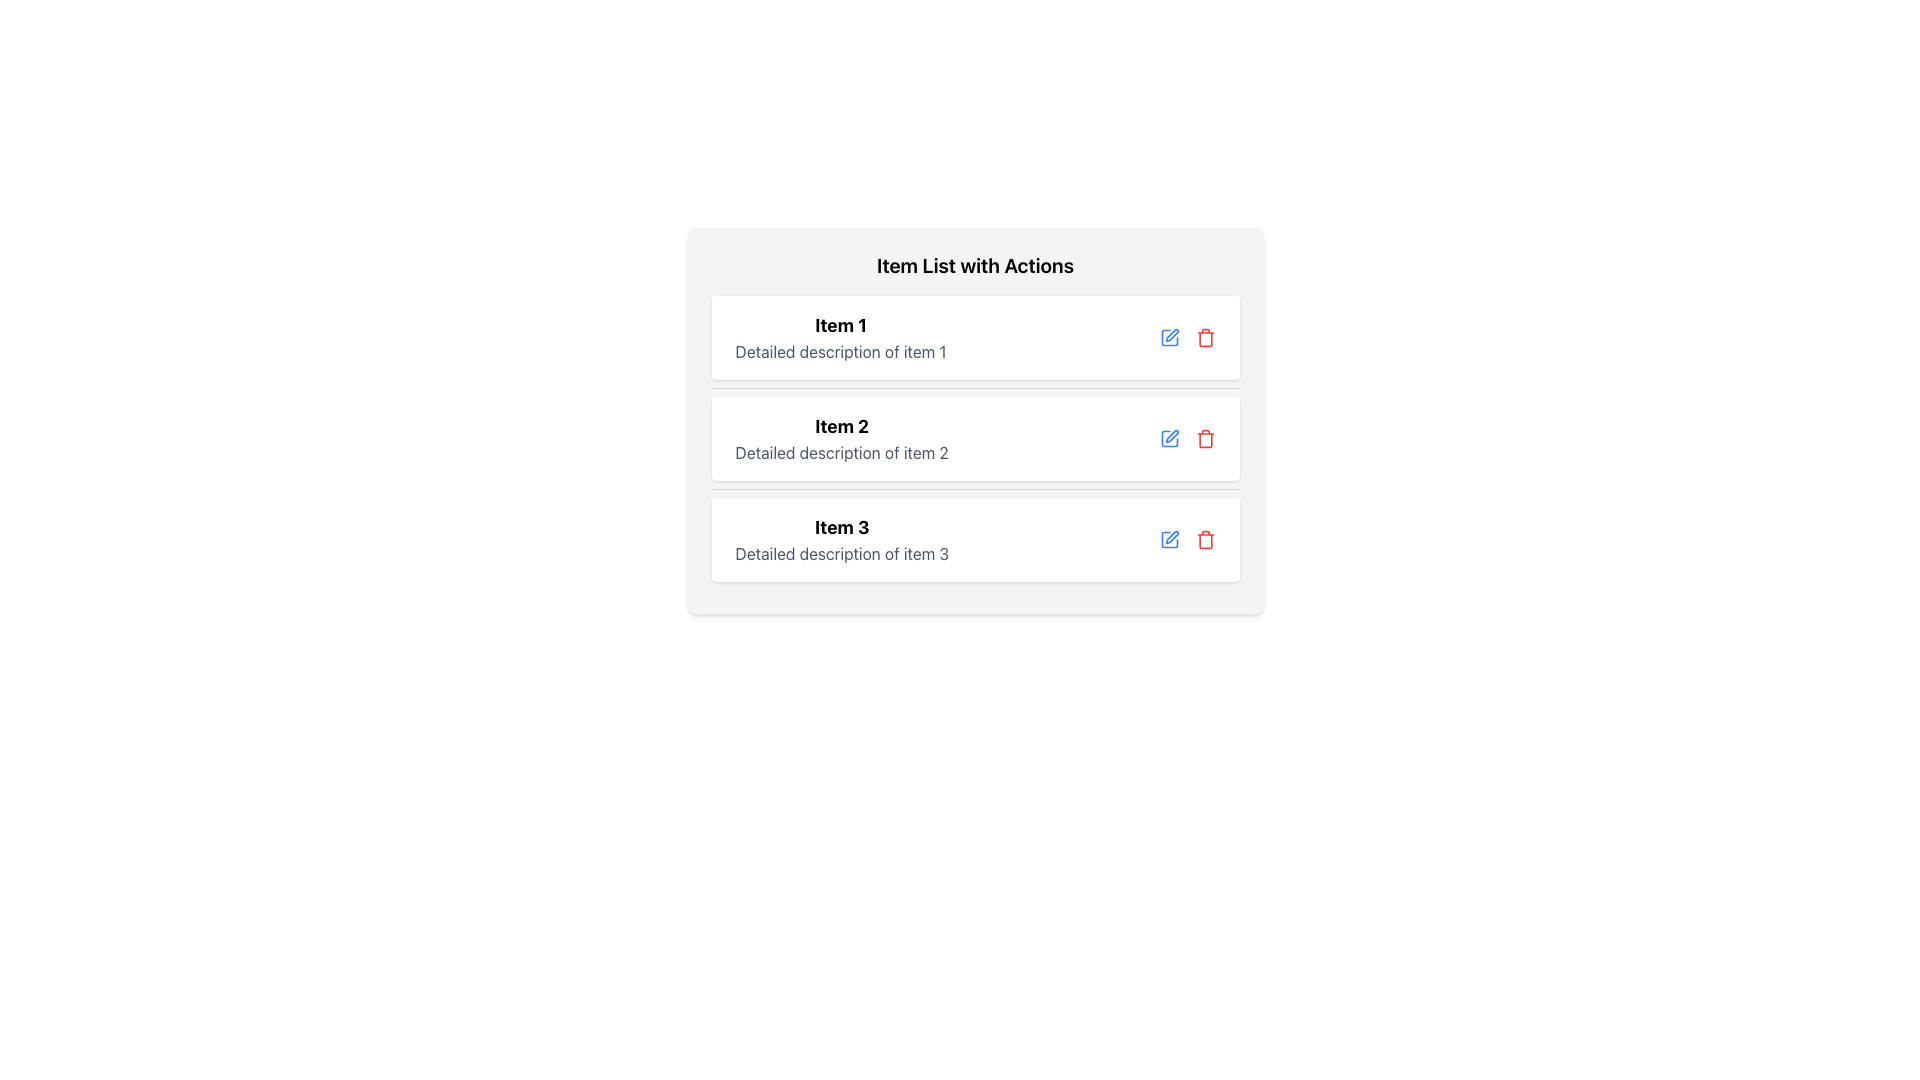 The height and width of the screenshot is (1080, 1920). I want to click on the edit button for the 'Item 3' row, so click(1169, 540).